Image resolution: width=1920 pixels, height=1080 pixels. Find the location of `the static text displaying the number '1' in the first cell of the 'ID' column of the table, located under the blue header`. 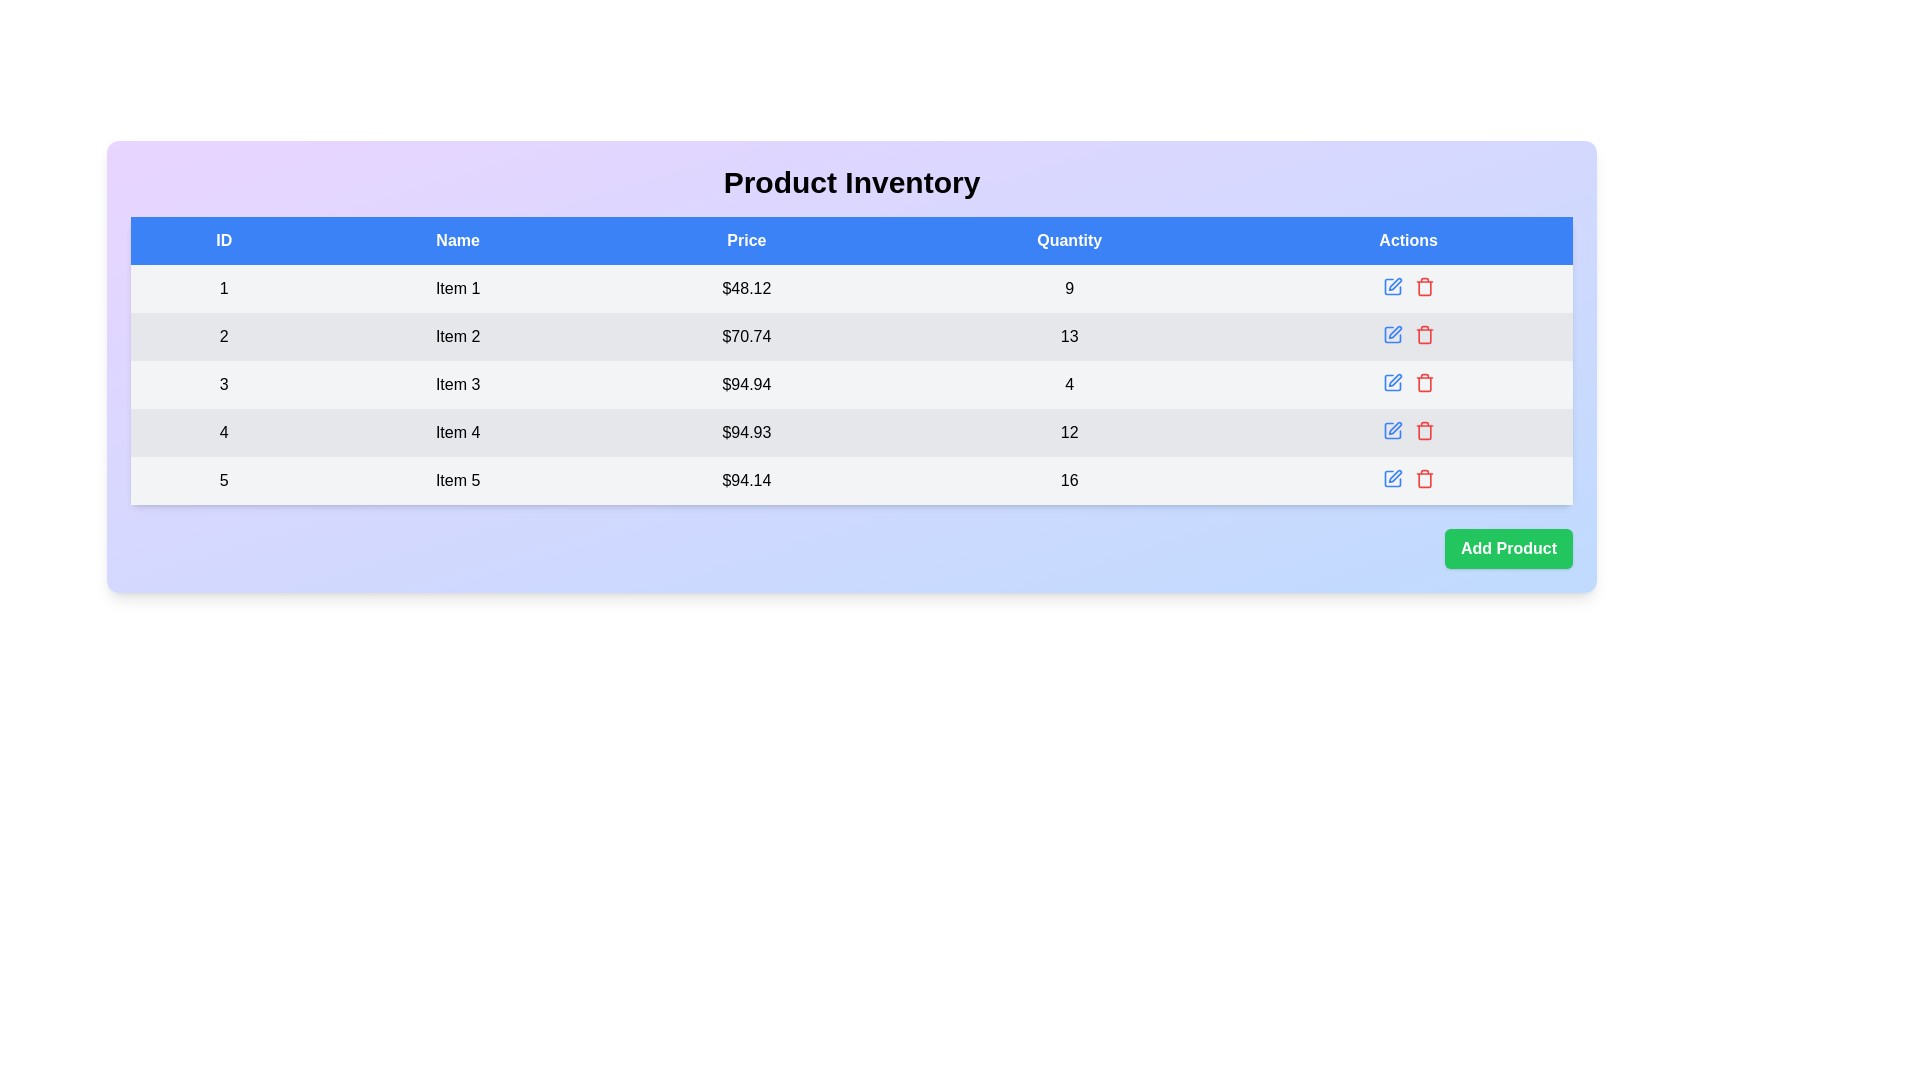

the static text displaying the number '1' in the first cell of the 'ID' column of the table, located under the blue header is located at coordinates (224, 289).